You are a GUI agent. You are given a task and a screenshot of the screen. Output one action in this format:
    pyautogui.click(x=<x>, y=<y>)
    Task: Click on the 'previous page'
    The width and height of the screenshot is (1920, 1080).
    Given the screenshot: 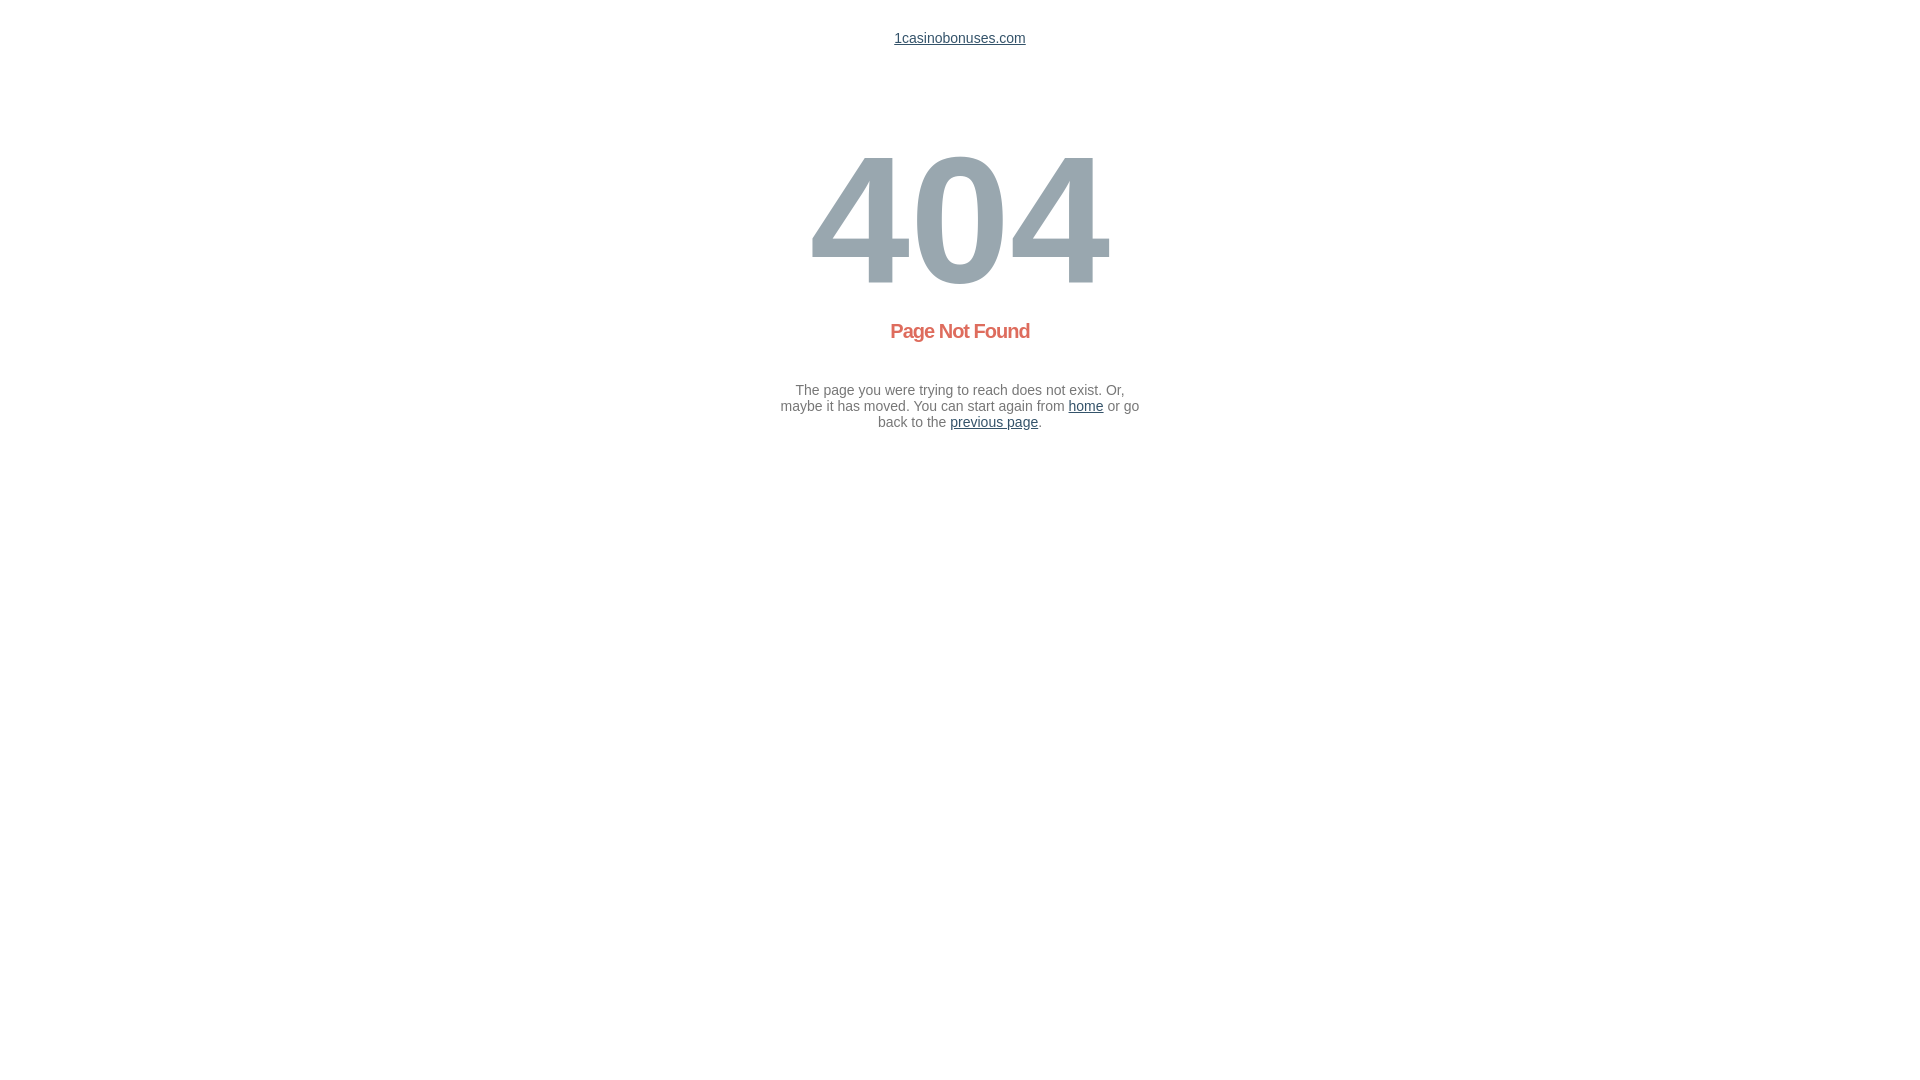 What is the action you would take?
    pyautogui.click(x=949, y=420)
    